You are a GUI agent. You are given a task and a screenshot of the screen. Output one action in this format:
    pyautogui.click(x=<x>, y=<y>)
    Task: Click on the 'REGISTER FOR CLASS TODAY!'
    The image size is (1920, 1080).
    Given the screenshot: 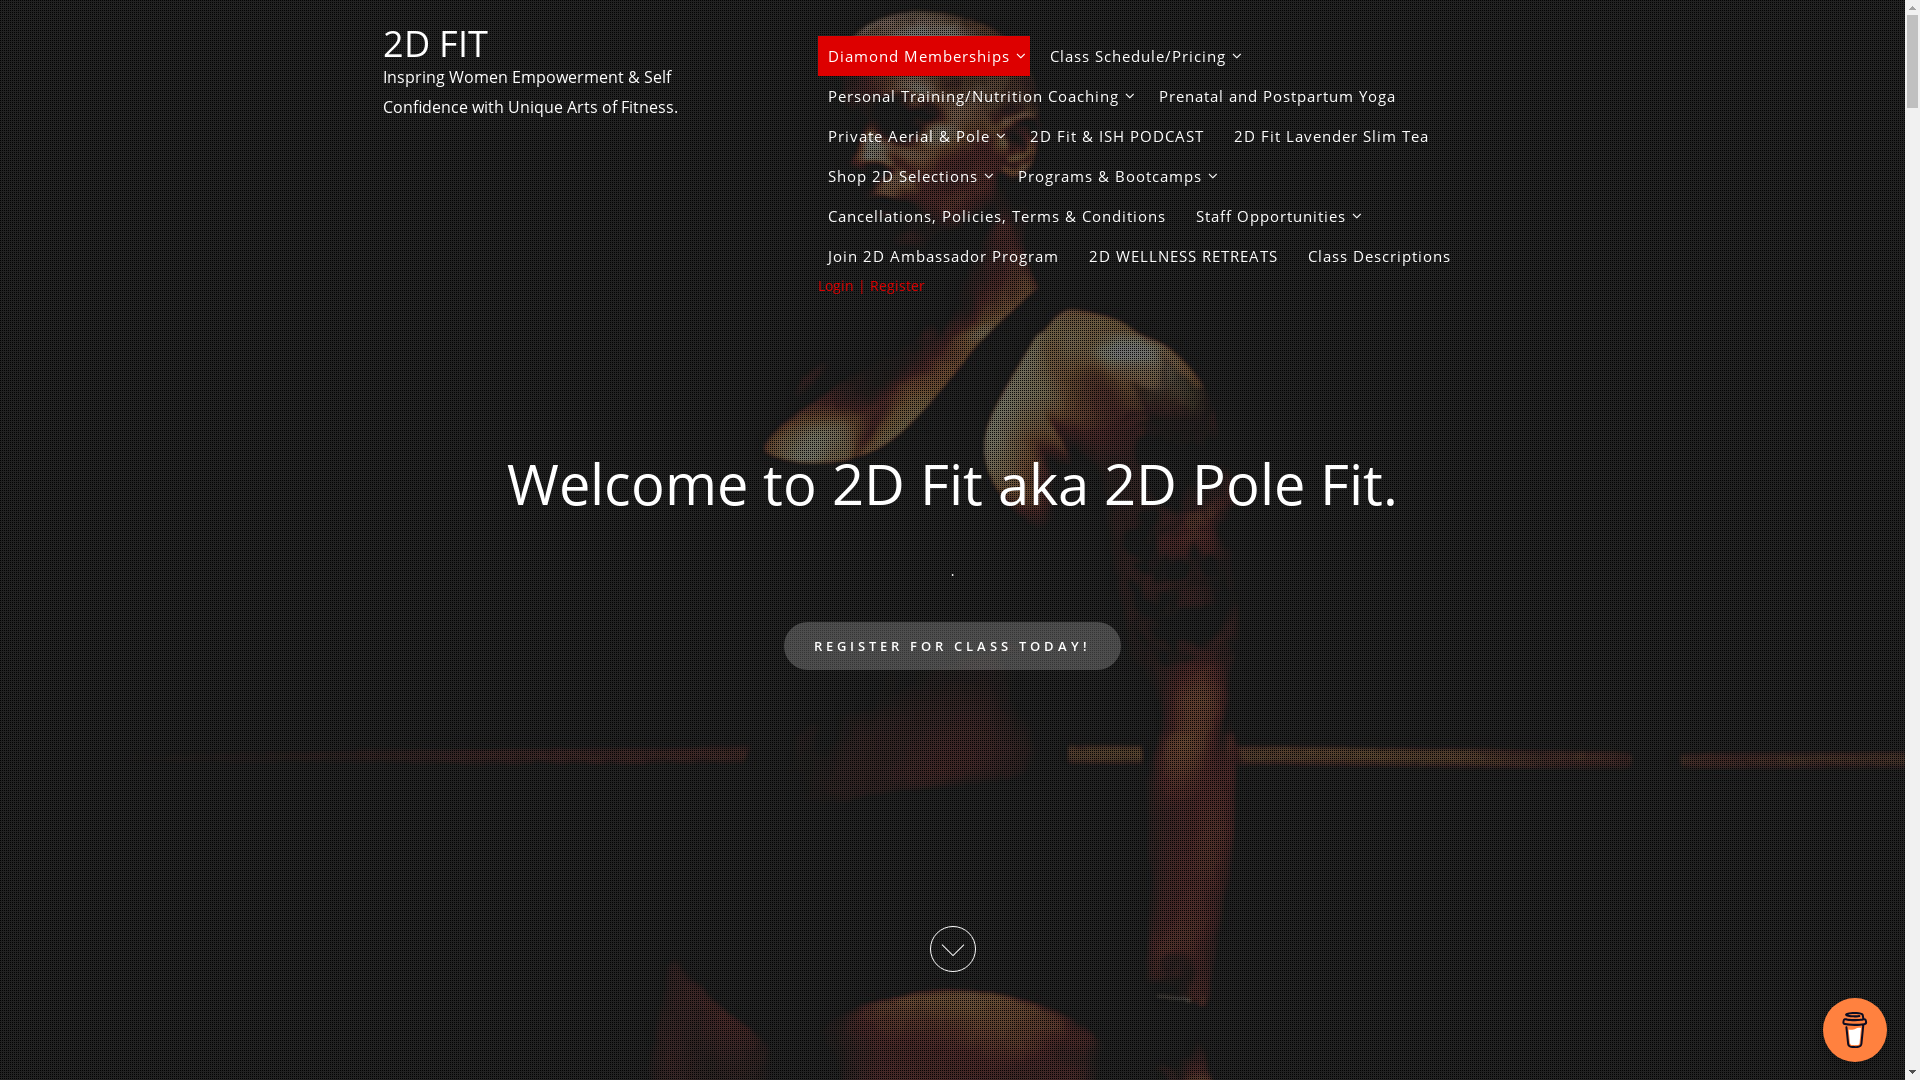 What is the action you would take?
    pyautogui.click(x=951, y=645)
    